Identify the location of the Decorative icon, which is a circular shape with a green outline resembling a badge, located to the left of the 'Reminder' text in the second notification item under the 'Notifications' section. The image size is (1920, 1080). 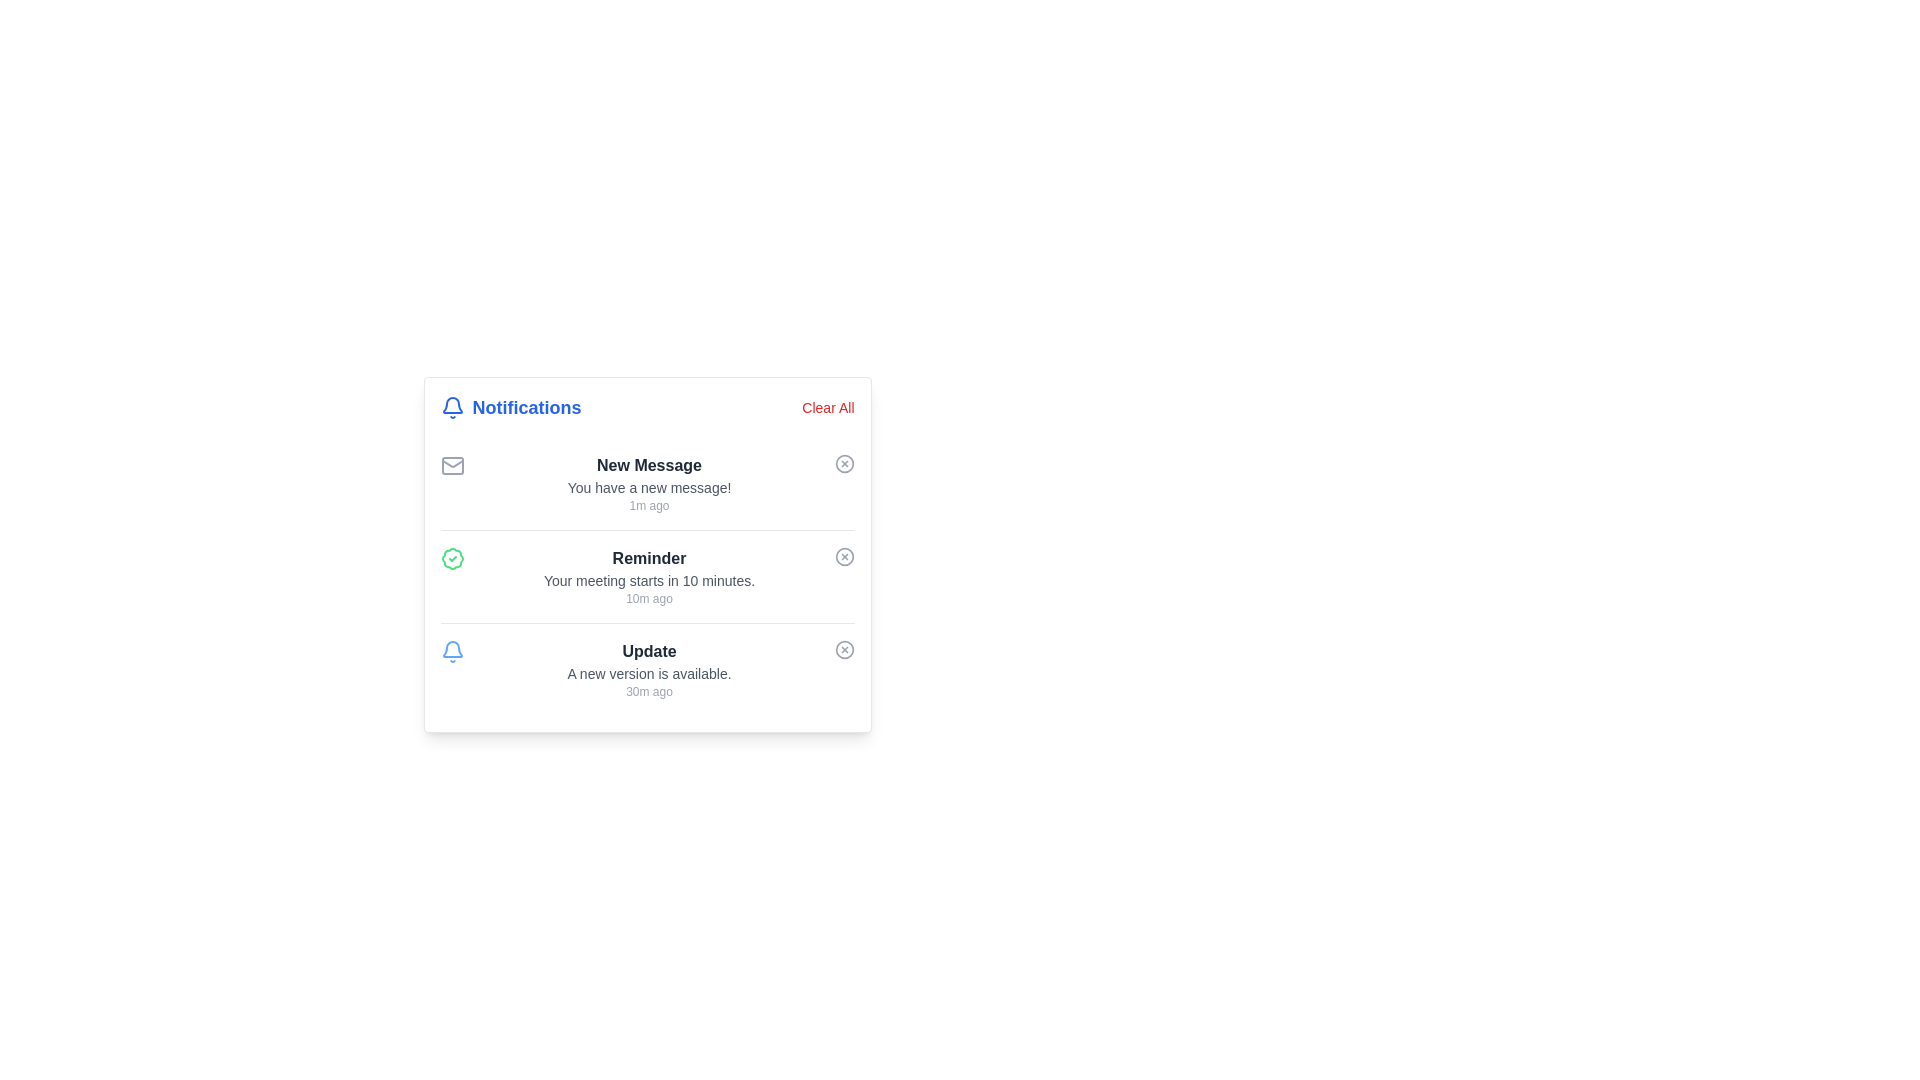
(451, 559).